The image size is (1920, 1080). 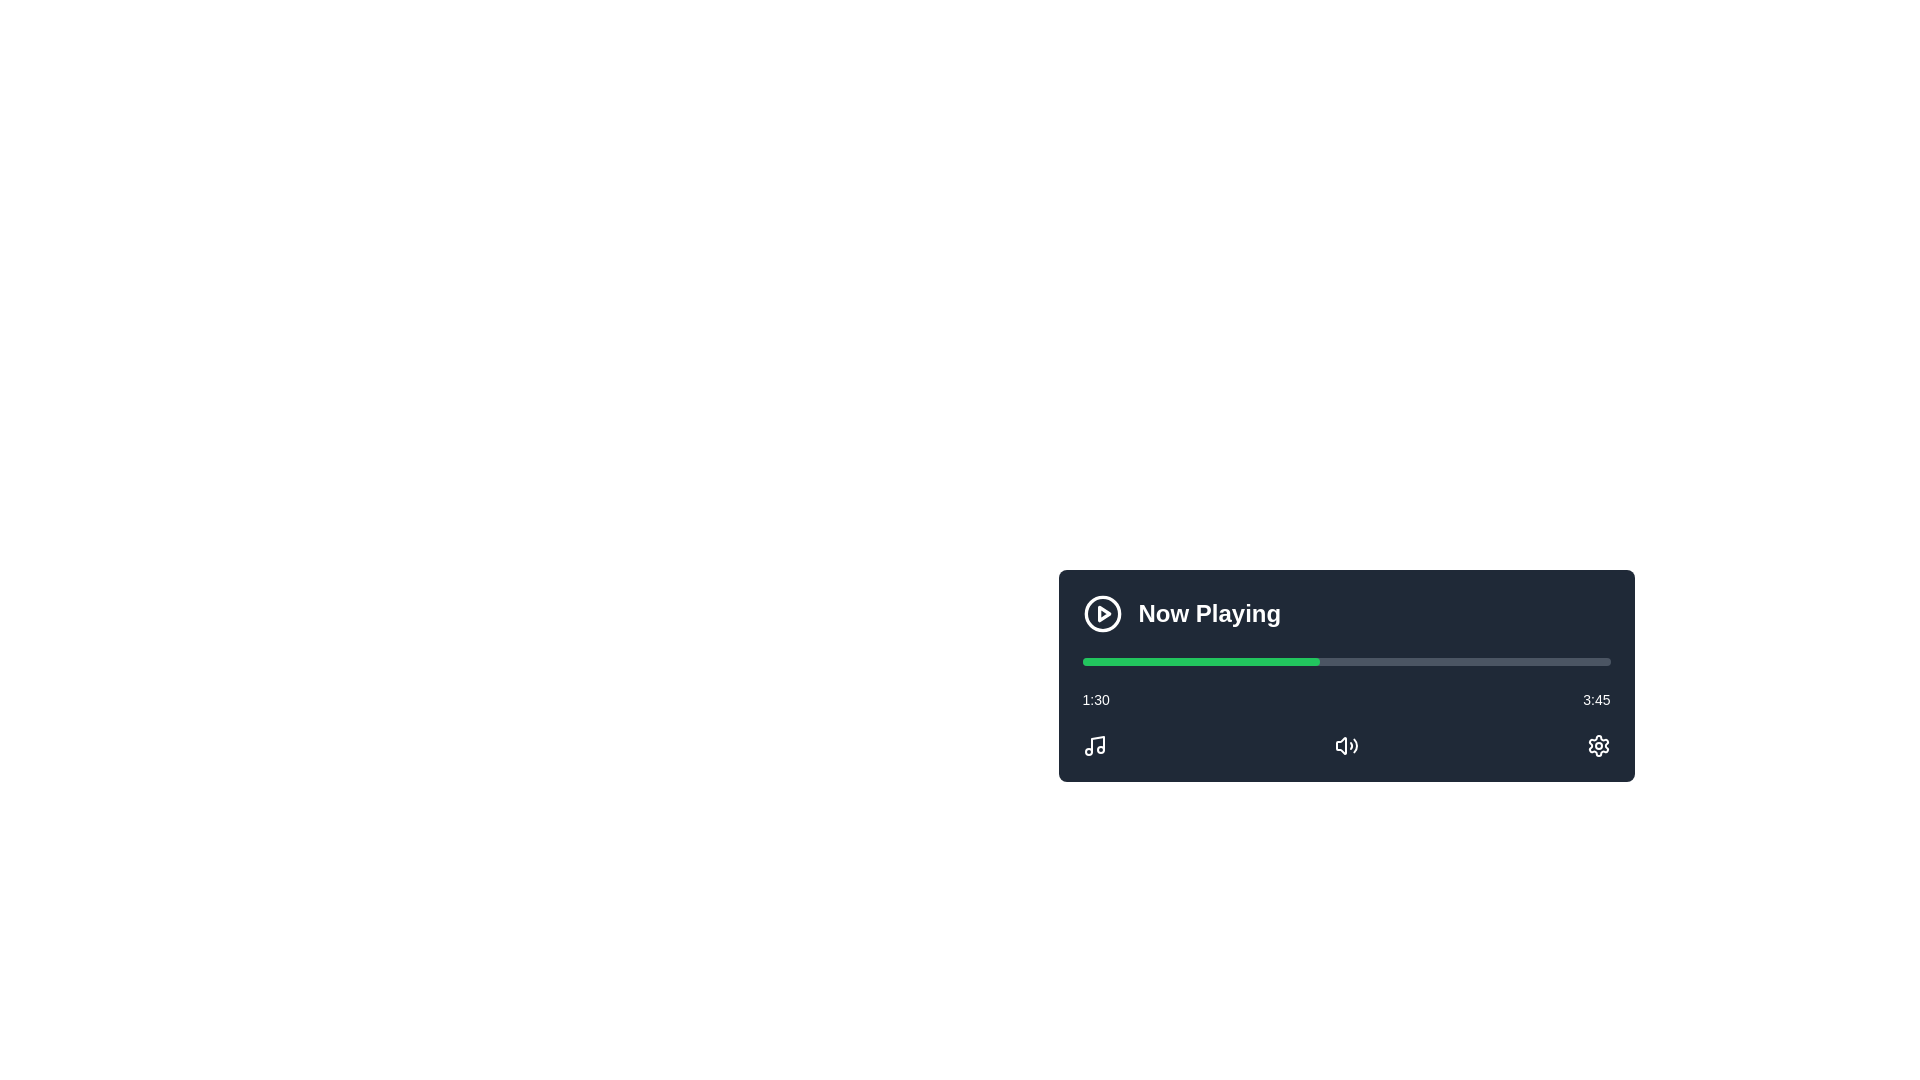 What do you see at coordinates (1093, 745) in the screenshot?
I see `the music icon button located at the bottom left corner of the audio player interface, which is the first of three horizontally aligned icons` at bounding box center [1093, 745].